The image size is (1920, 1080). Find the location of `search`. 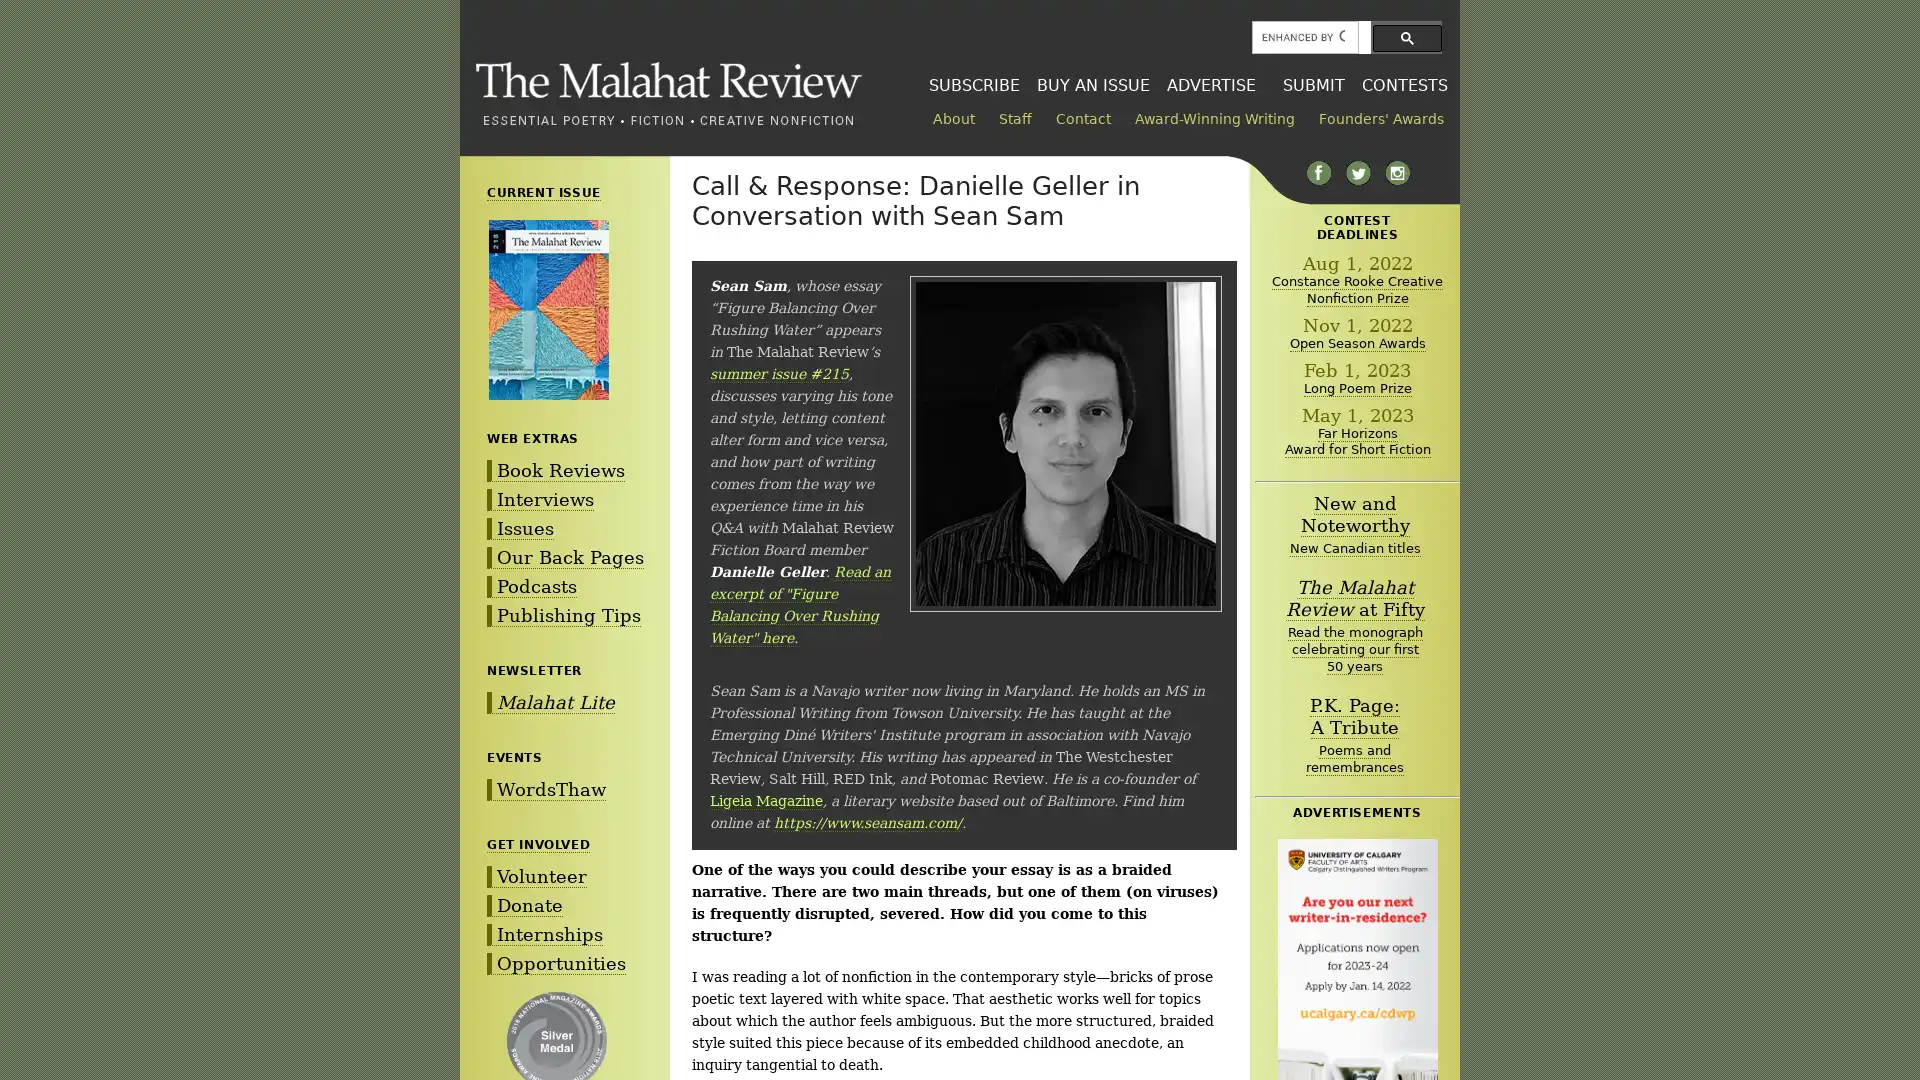

search is located at coordinates (1406, 37).